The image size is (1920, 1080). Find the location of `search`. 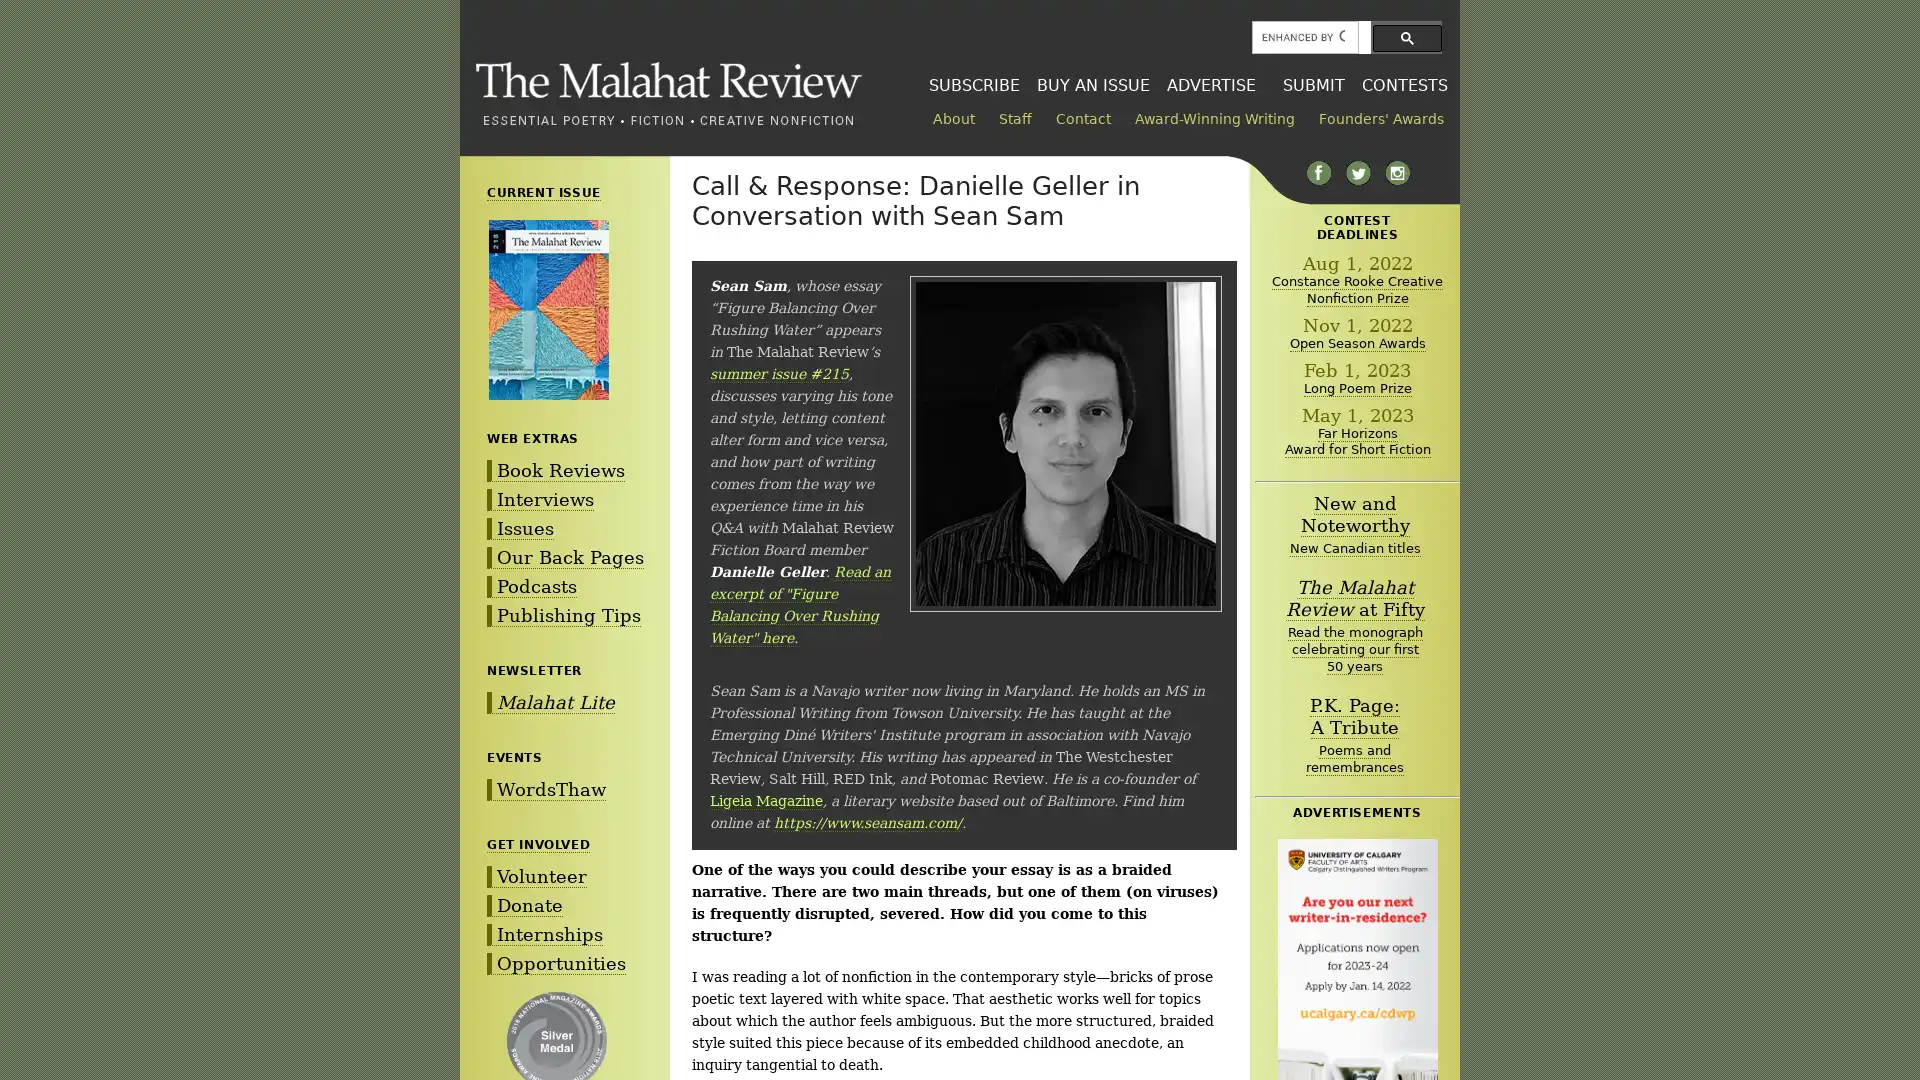

search is located at coordinates (1406, 37).